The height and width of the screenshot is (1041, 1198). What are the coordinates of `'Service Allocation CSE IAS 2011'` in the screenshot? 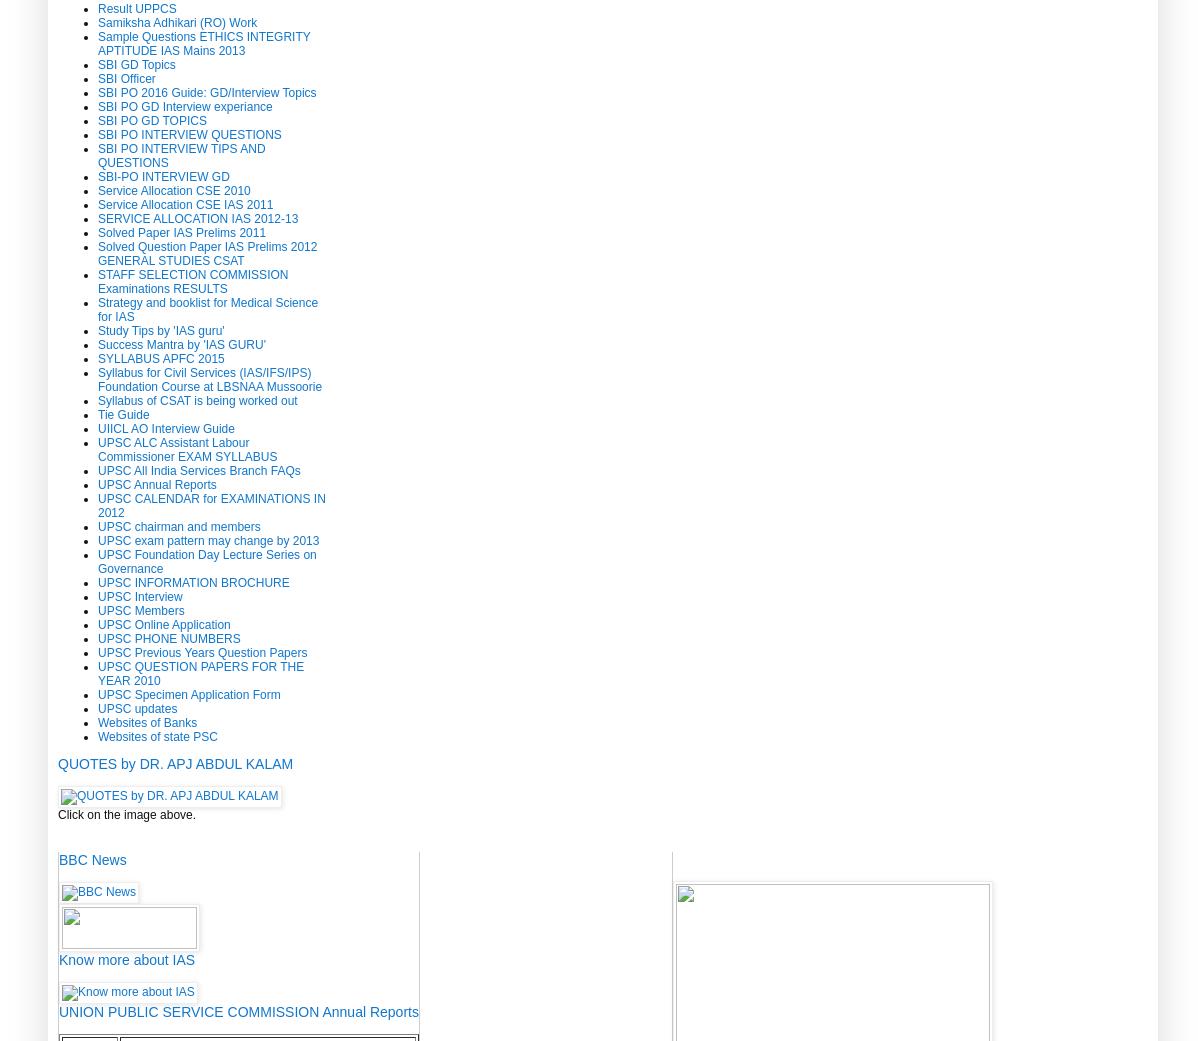 It's located at (184, 204).